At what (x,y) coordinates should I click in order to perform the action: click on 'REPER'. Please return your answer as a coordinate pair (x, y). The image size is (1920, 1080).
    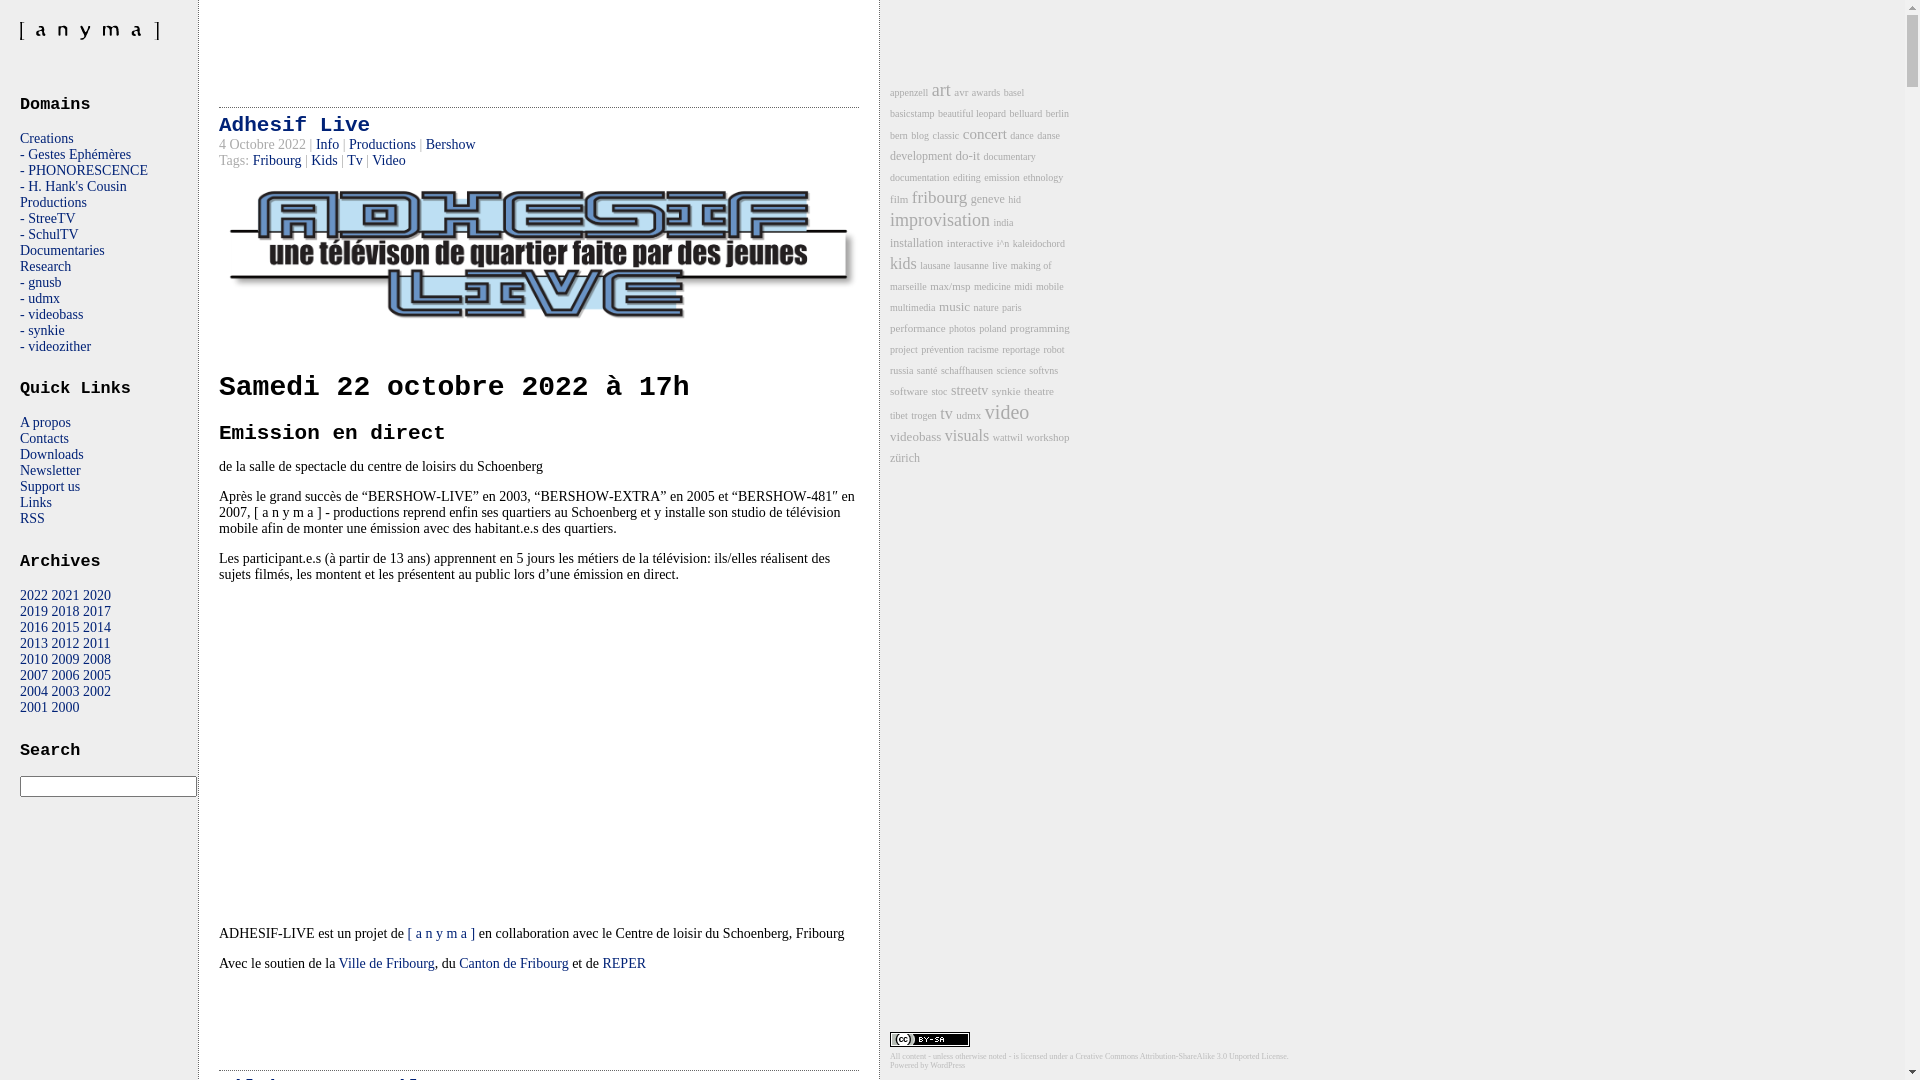
    Looking at the image, I should click on (600, 962).